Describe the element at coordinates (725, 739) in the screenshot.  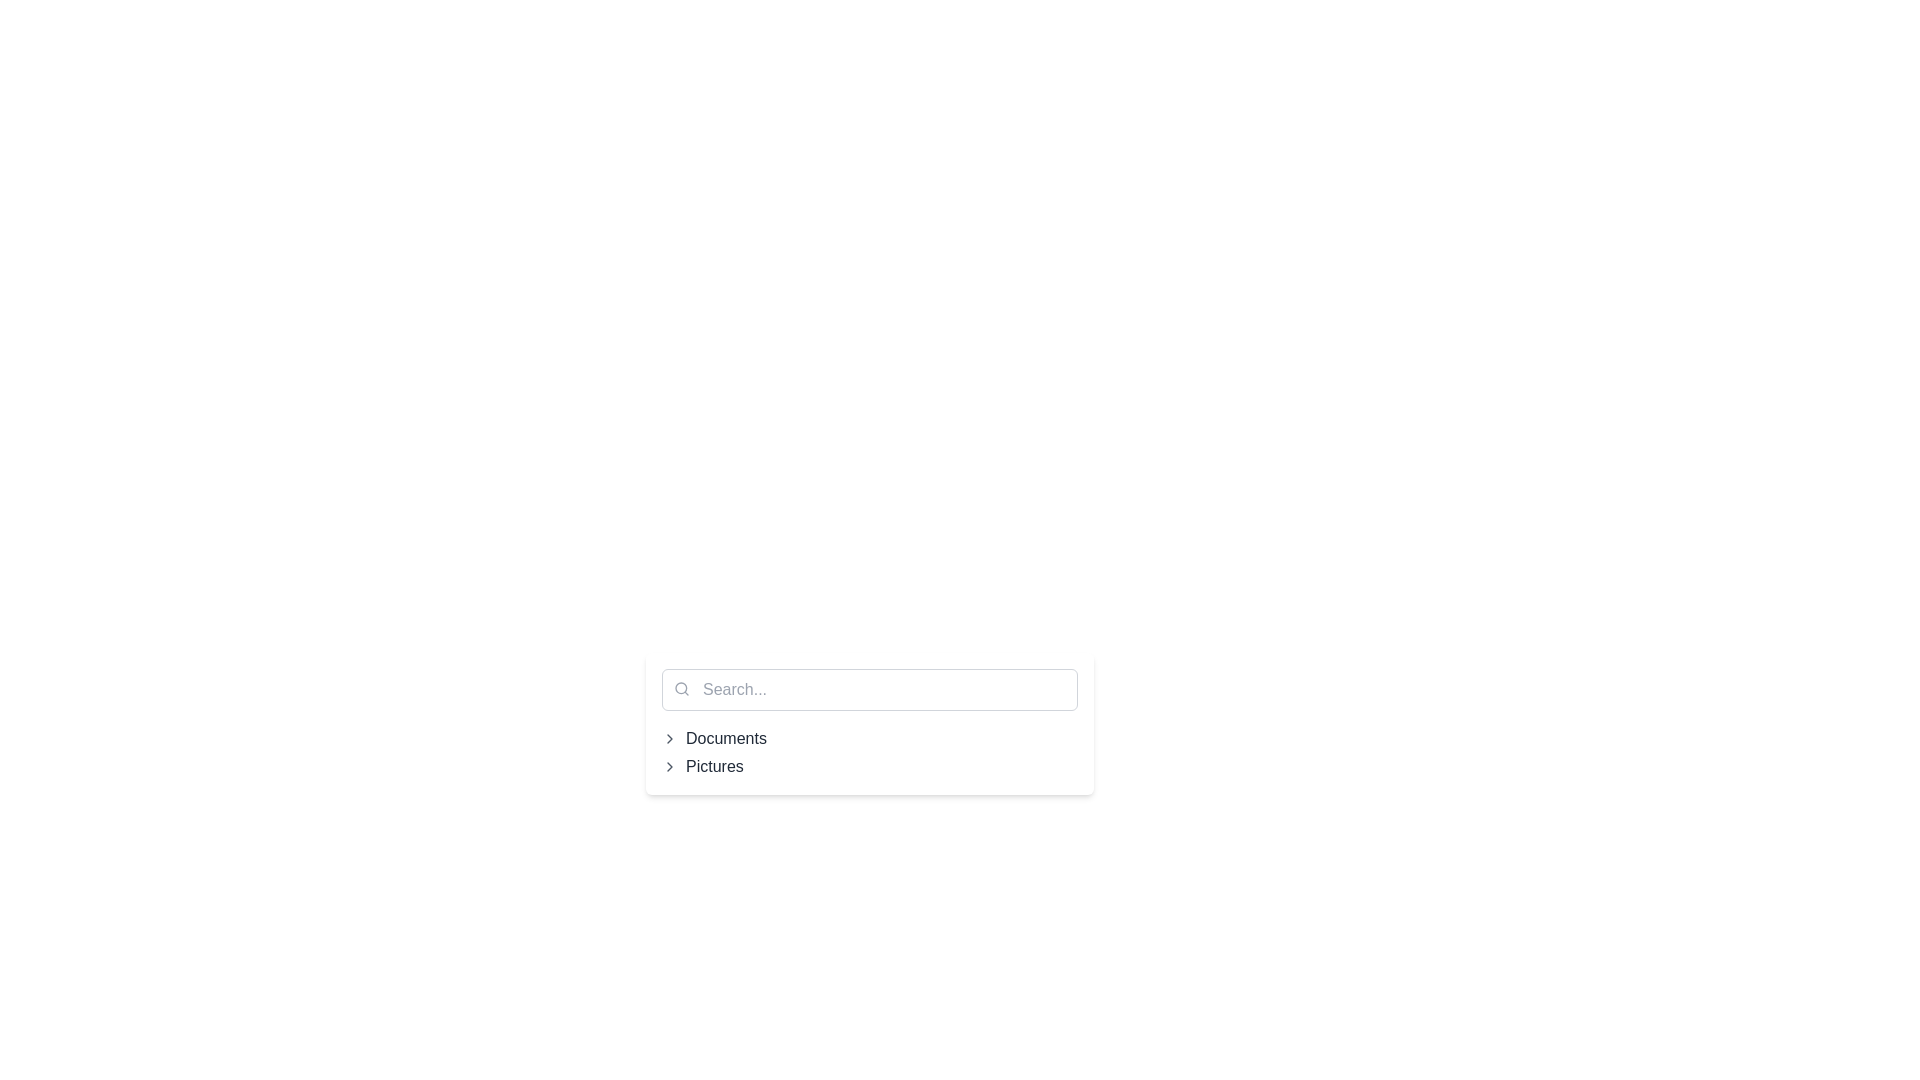
I see `displayed text from the static label that shows 'Documents', which is styled in gray on a white background` at that location.